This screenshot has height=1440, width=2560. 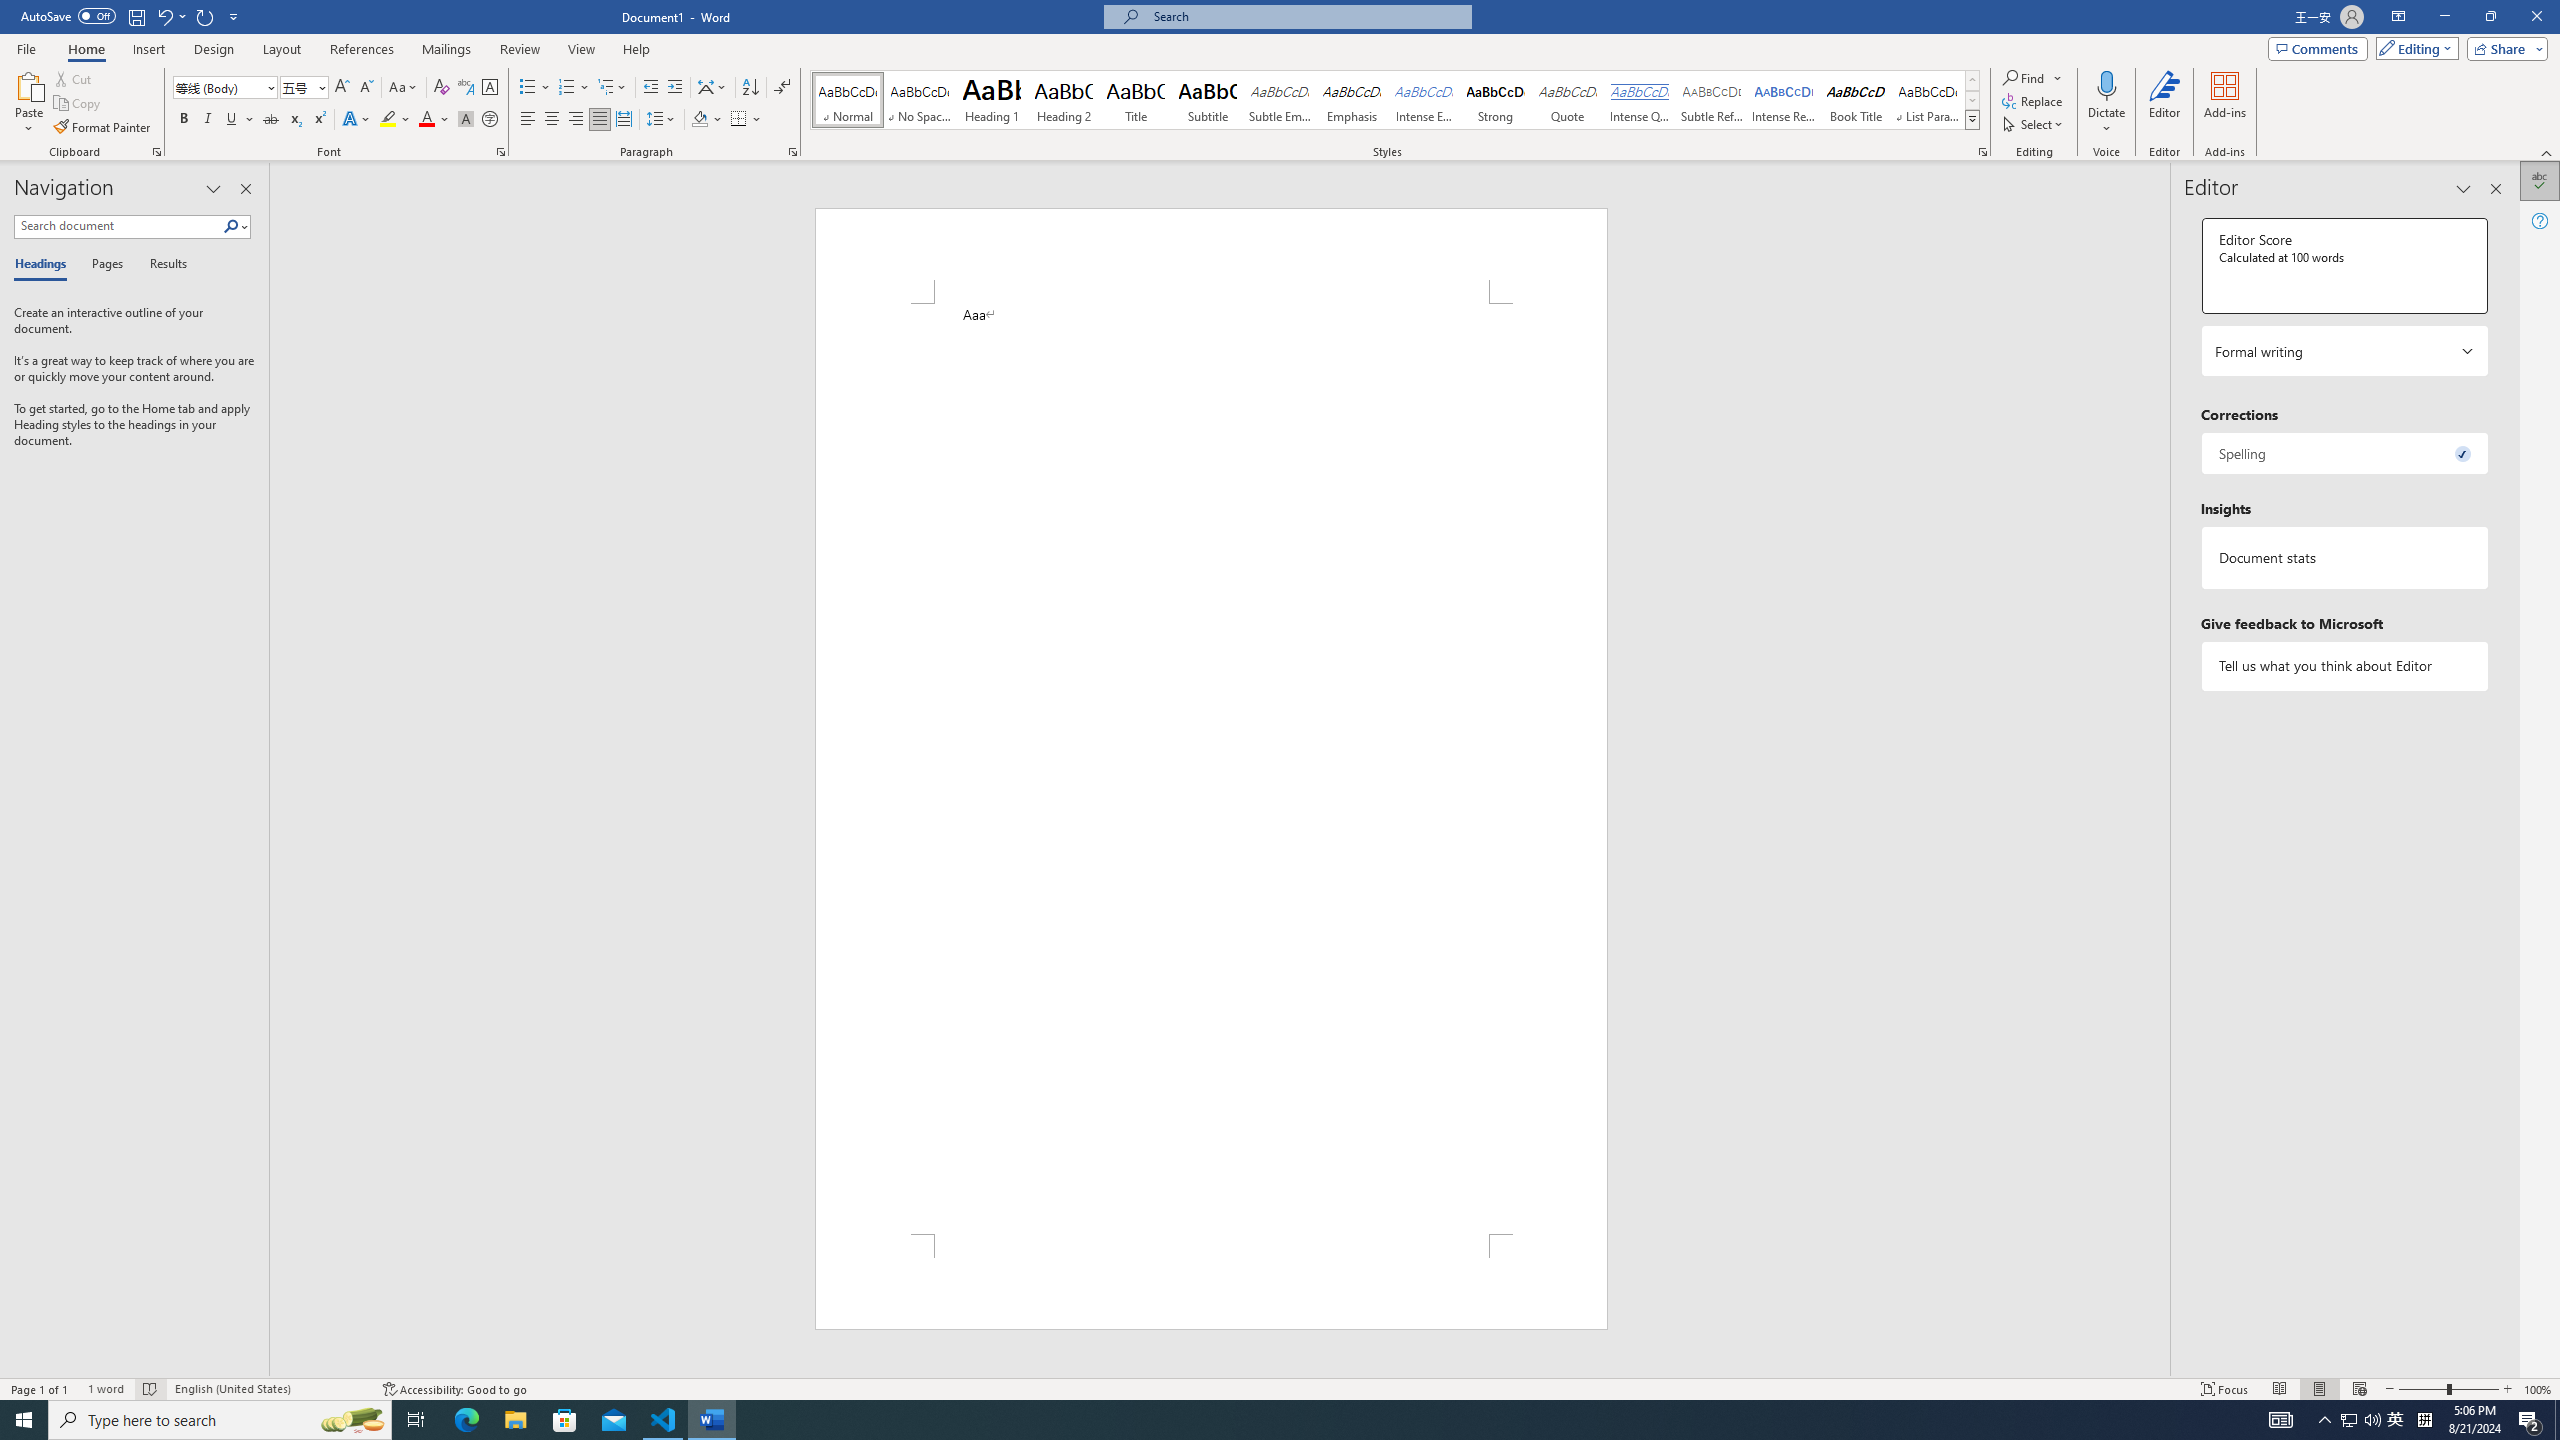 What do you see at coordinates (782, 87) in the screenshot?
I see `'Show/Hide Editing Marks'` at bounding box center [782, 87].